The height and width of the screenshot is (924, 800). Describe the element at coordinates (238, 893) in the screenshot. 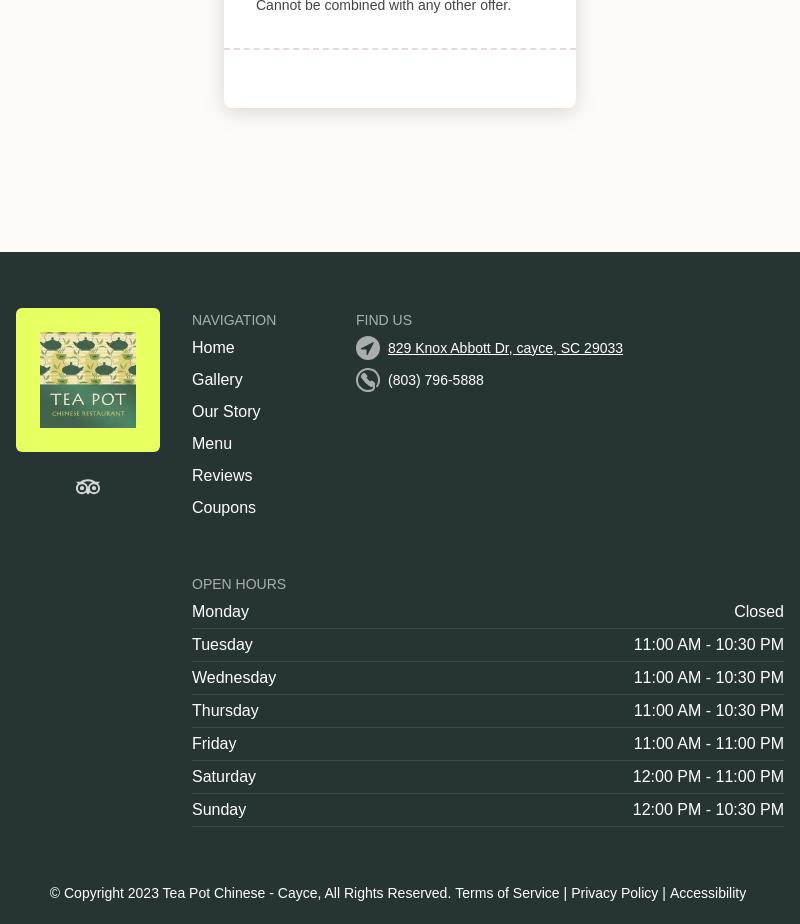

I see `'Tea Pot Chinese - Cayce'` at that location.